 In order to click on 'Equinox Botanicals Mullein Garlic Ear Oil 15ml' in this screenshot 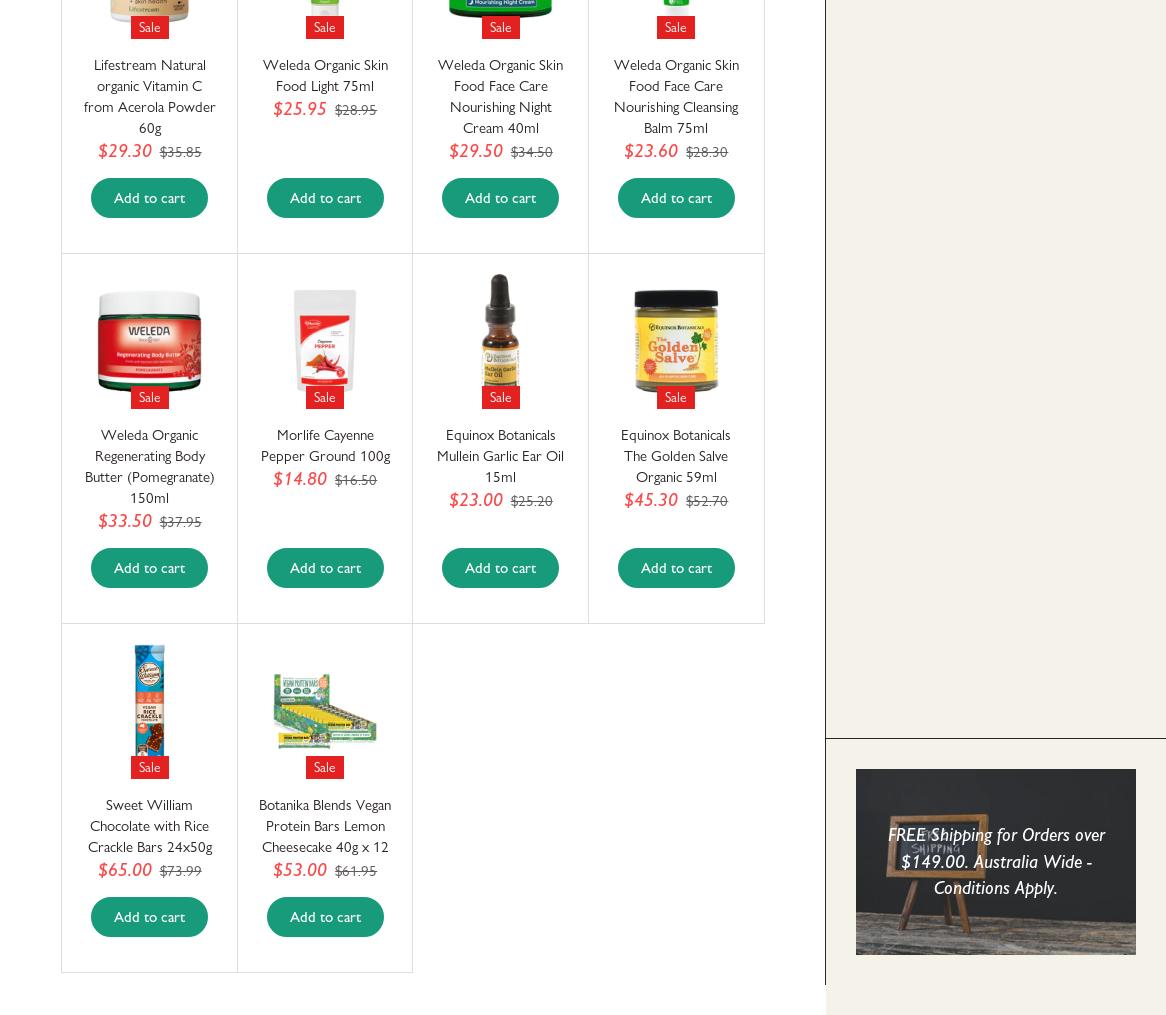, I will do `click(500, 455)`.